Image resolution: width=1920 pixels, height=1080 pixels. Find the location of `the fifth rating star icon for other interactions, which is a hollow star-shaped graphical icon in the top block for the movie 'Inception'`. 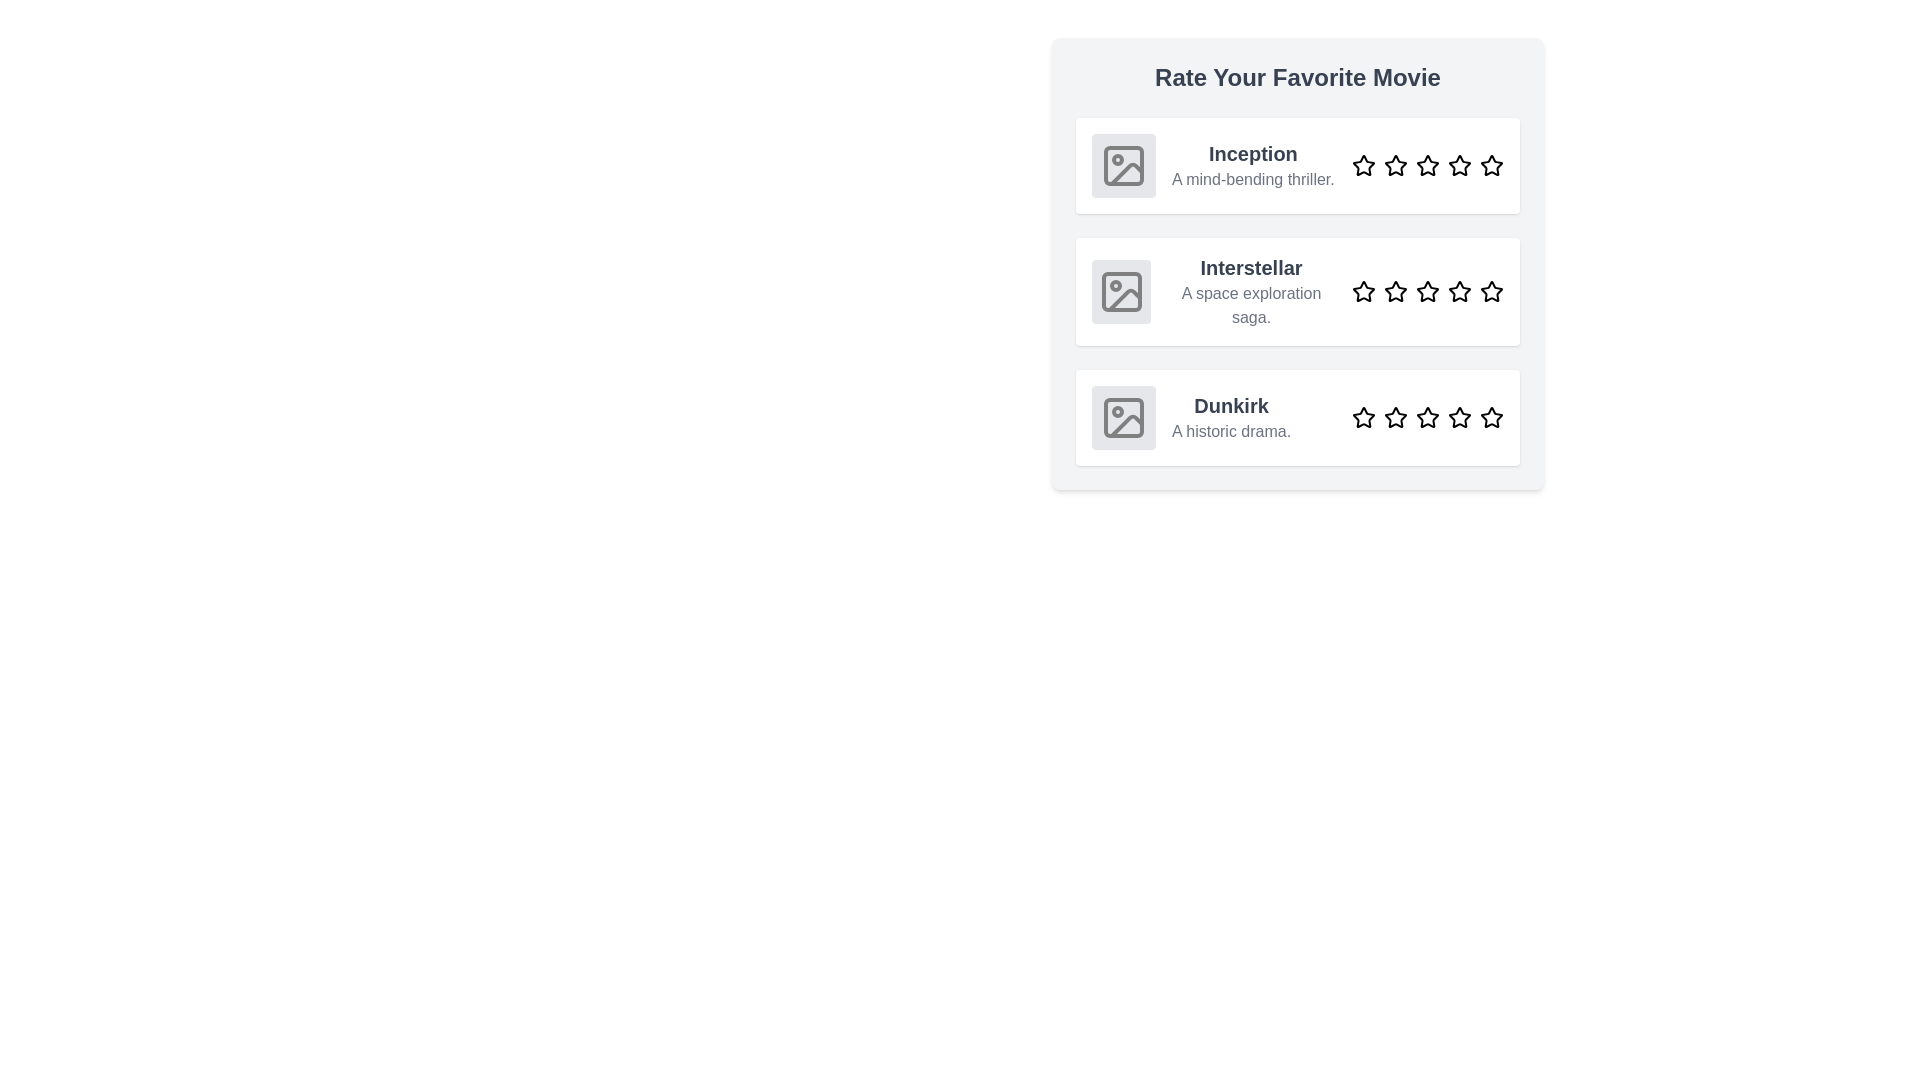

the fifth rating star icon for other interactions, which is a hollow star-shaped graphical icon in the top block for the movie 'Inception' is located at coordinates (1492, 164).